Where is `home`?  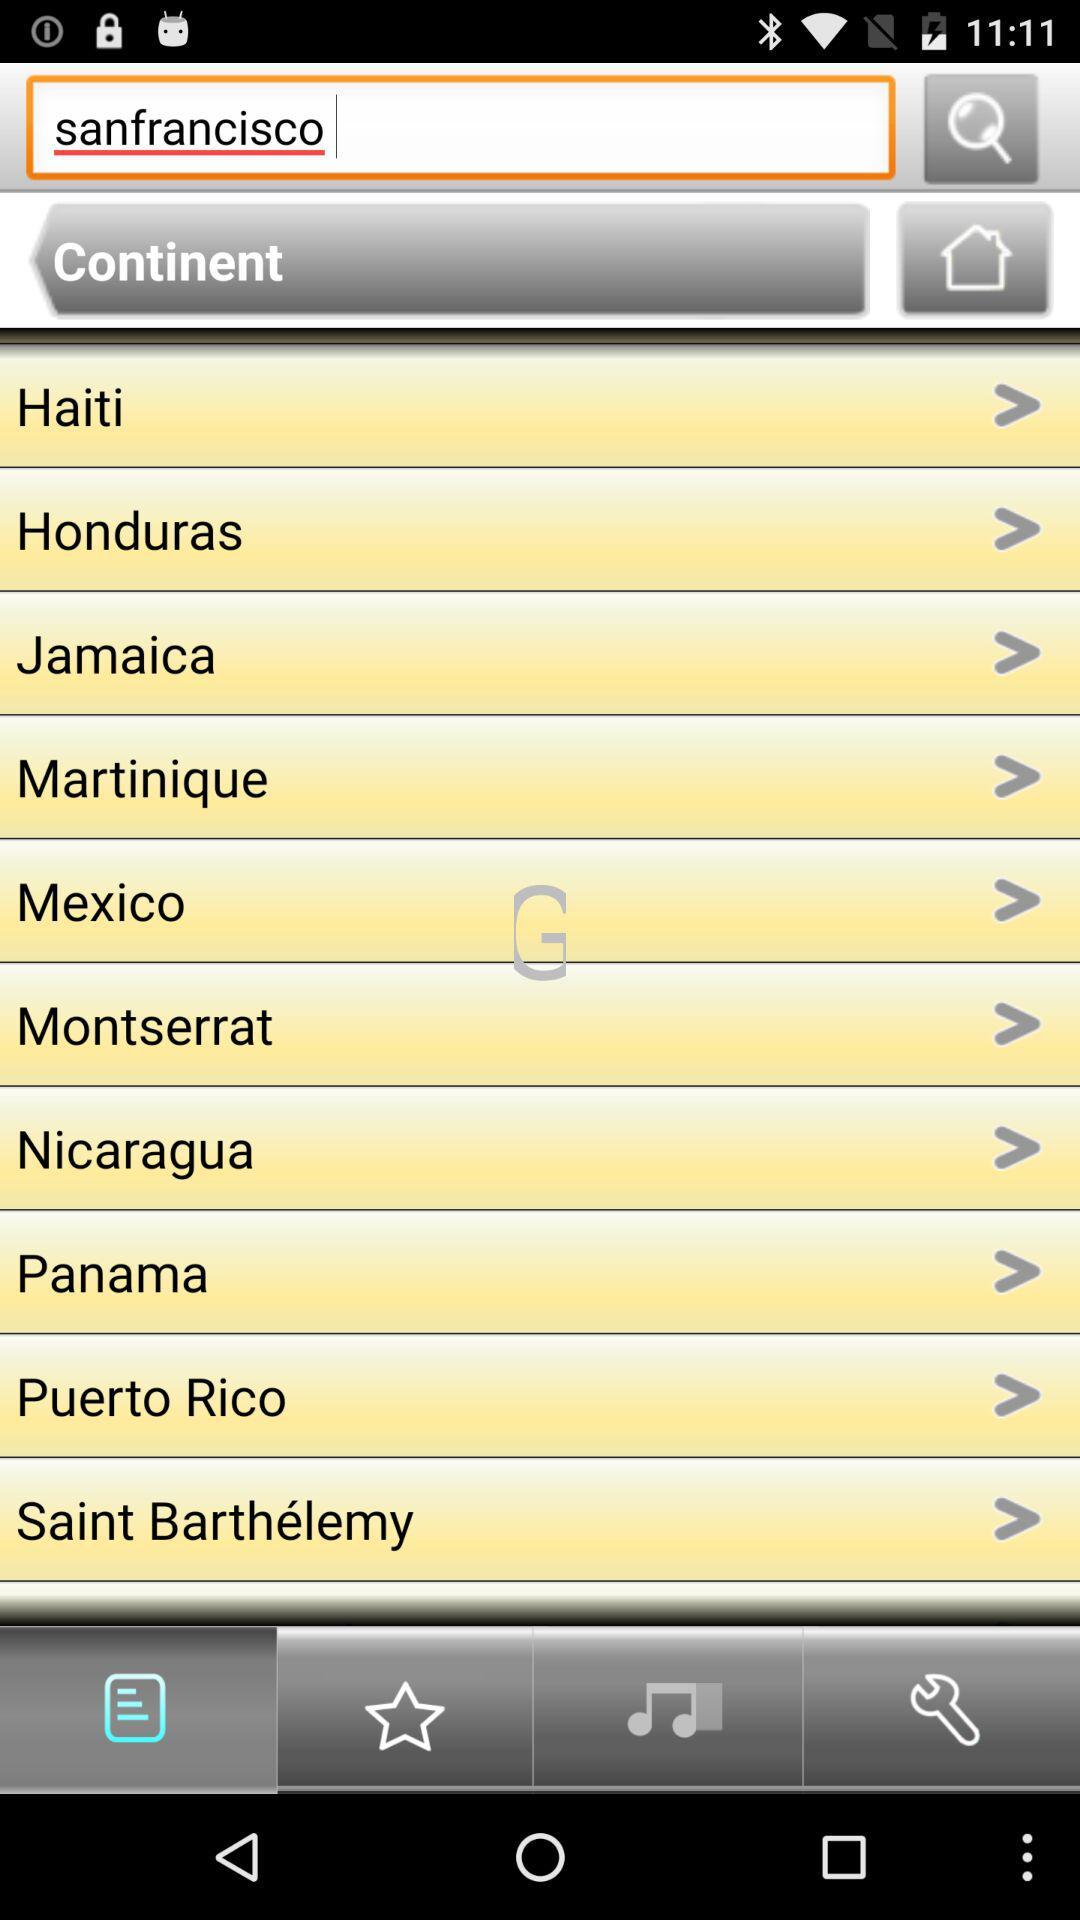 home is located at coordinates (974, 259).